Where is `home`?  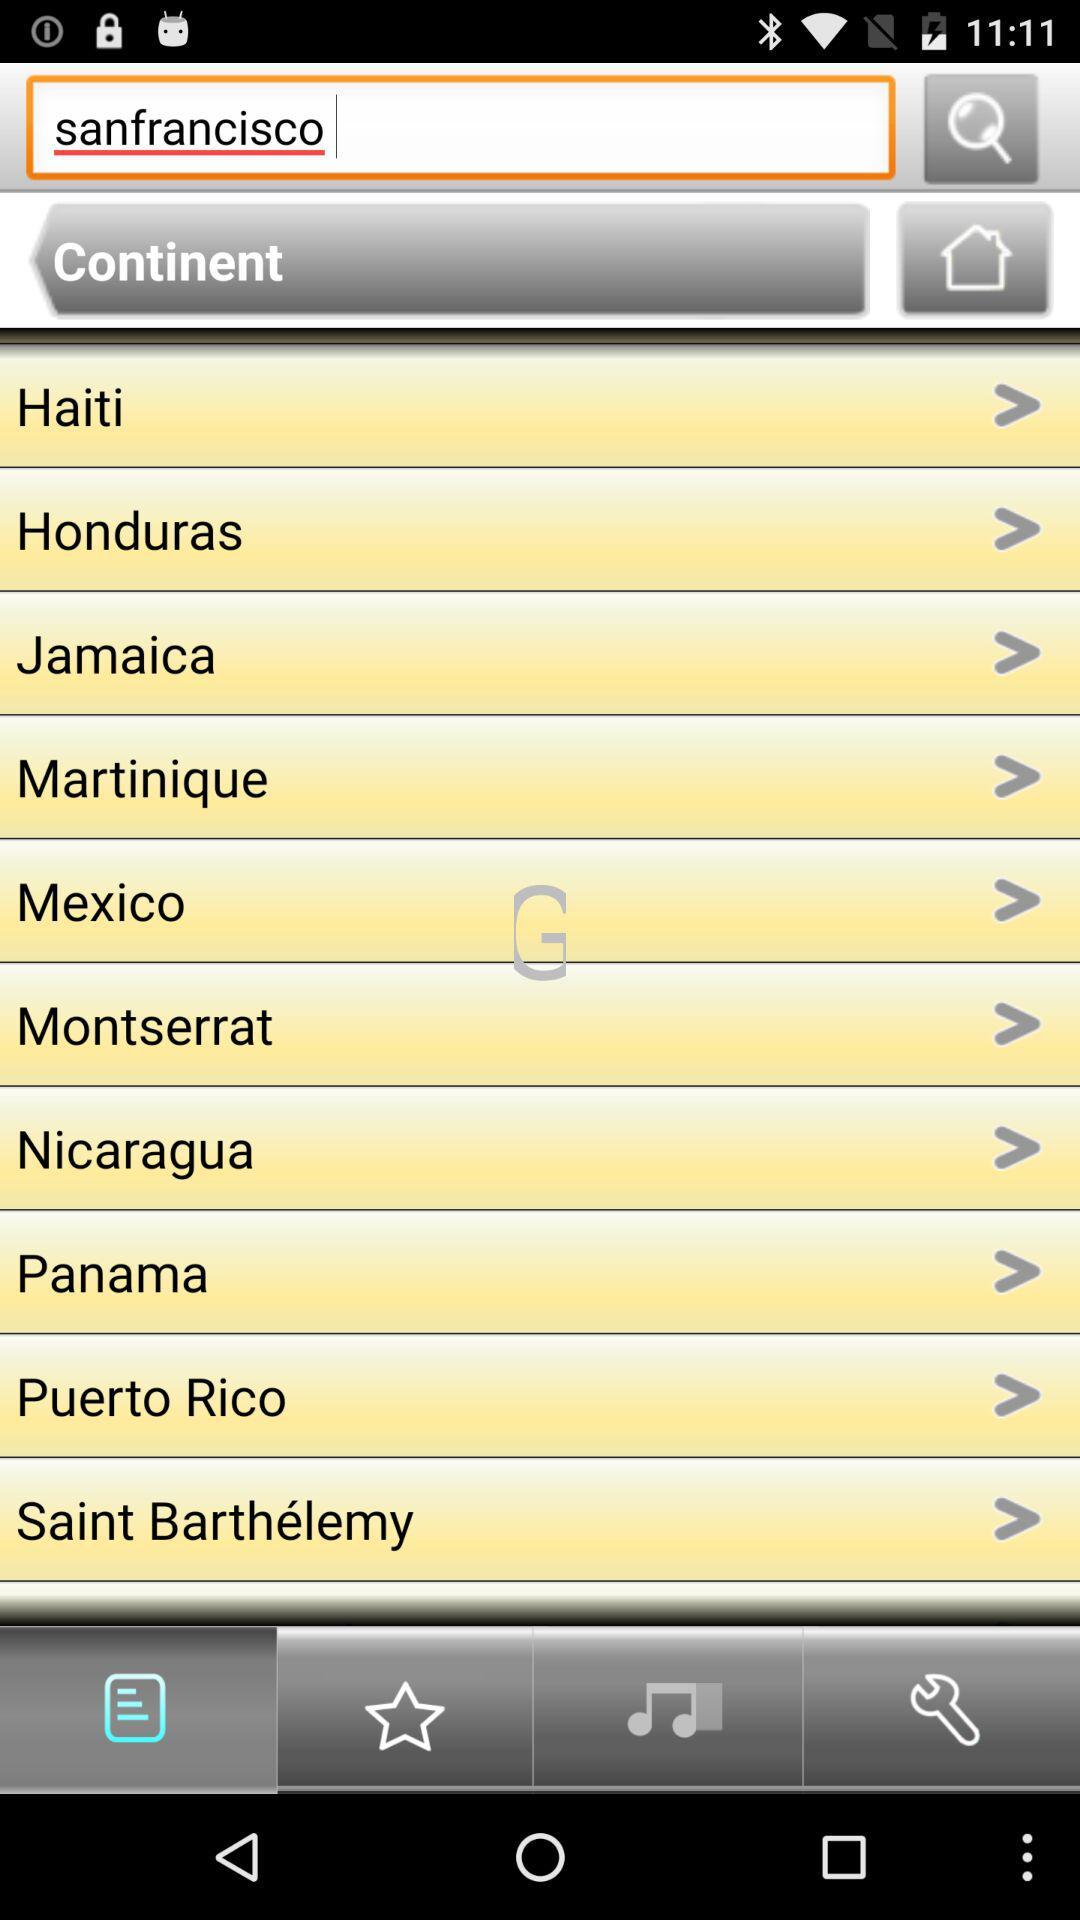 home is located at coordinates (974, 259).